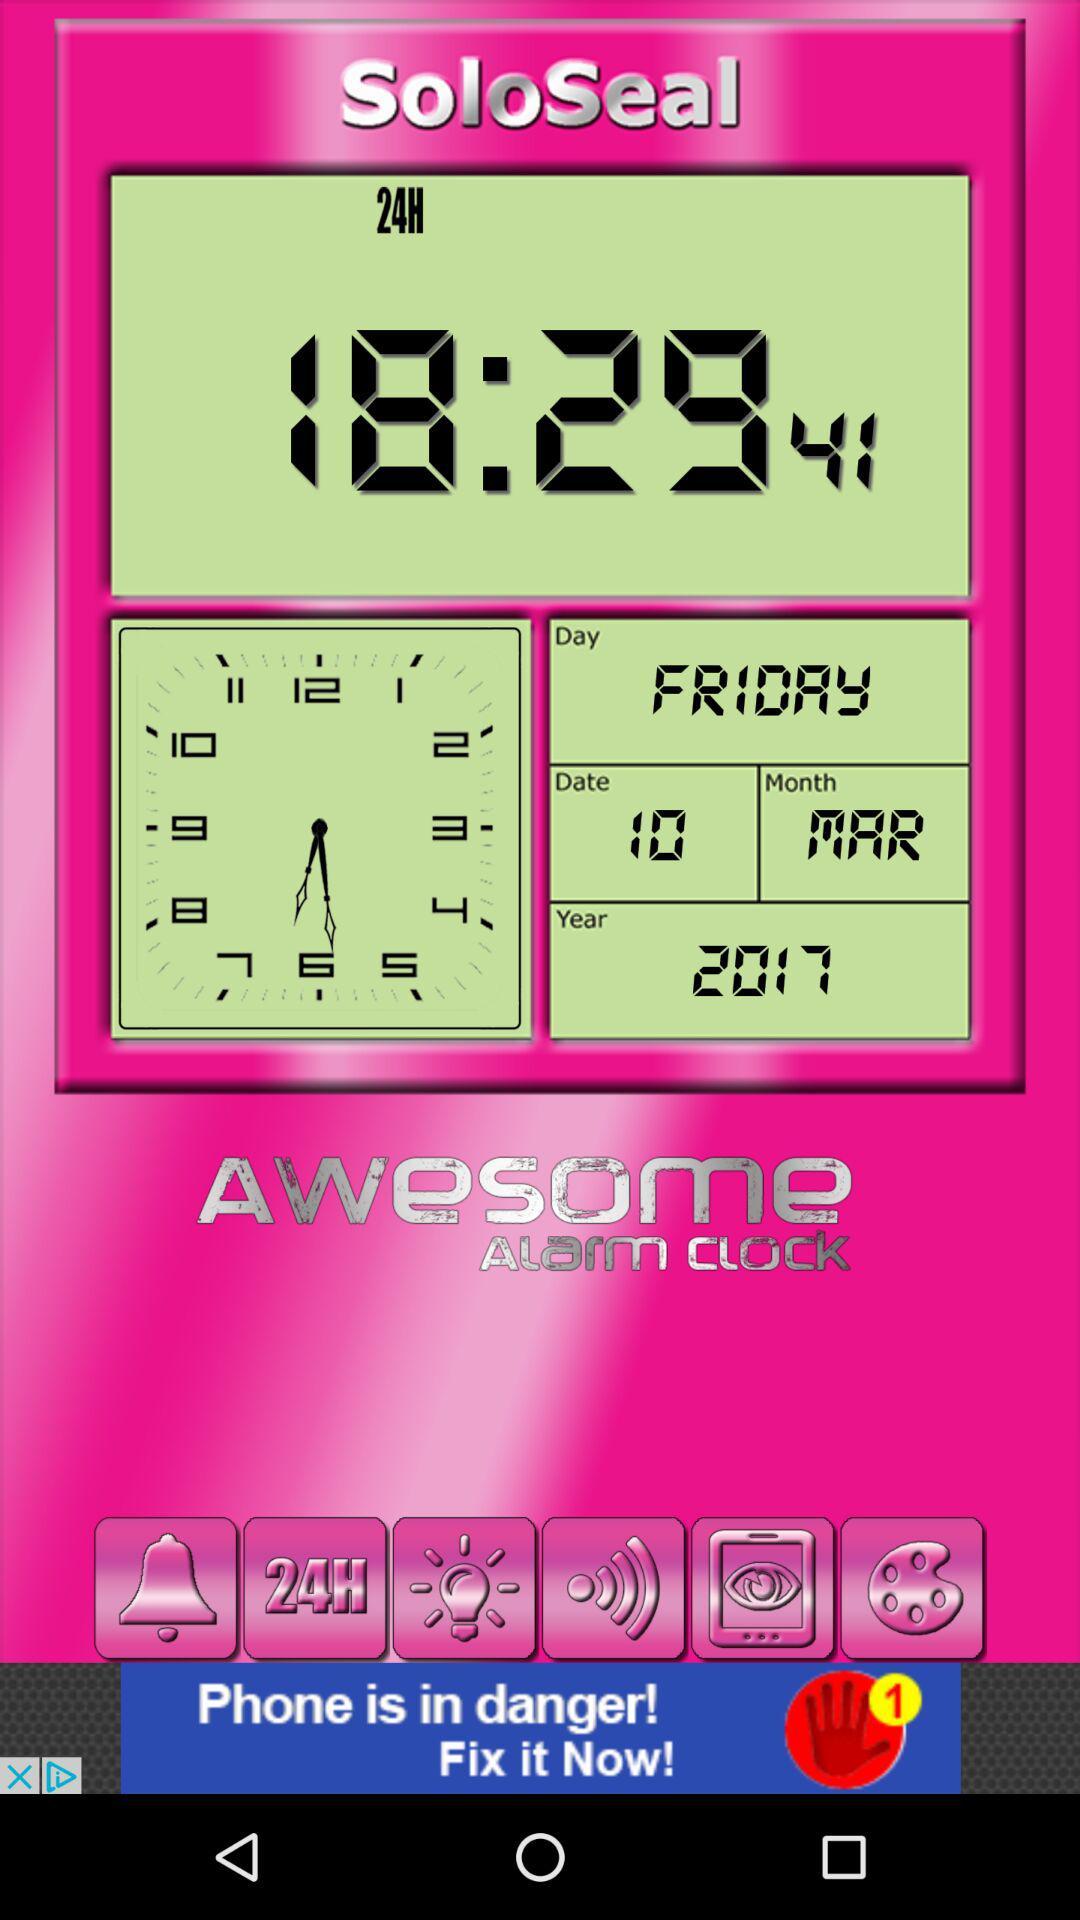  What do you see at coordinates (612, 1587) in the screenshot?
I see `volume` at bounding box center [612, 1587].